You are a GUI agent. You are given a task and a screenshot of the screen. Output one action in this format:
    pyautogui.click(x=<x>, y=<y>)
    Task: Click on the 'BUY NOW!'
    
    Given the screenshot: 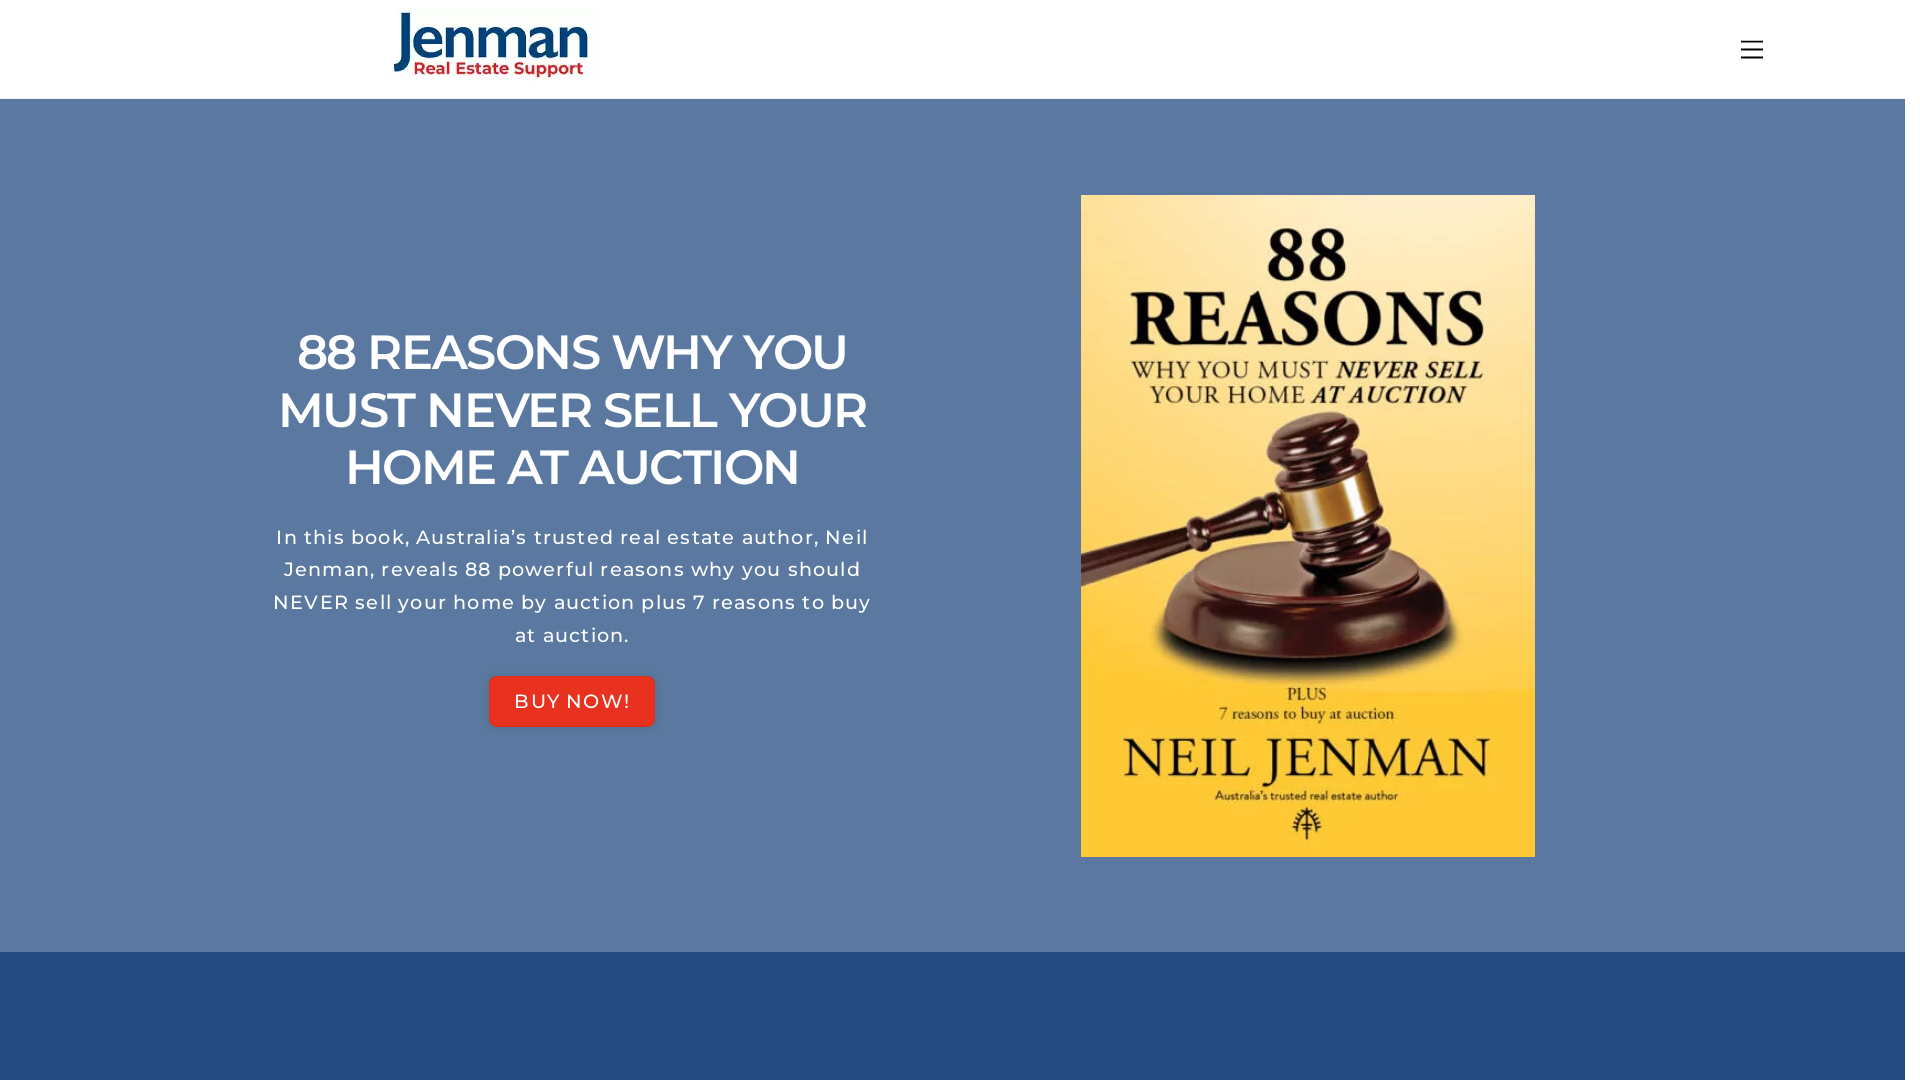 What is the action you would take?
    pyautogui.click(x=570, y=700)
    